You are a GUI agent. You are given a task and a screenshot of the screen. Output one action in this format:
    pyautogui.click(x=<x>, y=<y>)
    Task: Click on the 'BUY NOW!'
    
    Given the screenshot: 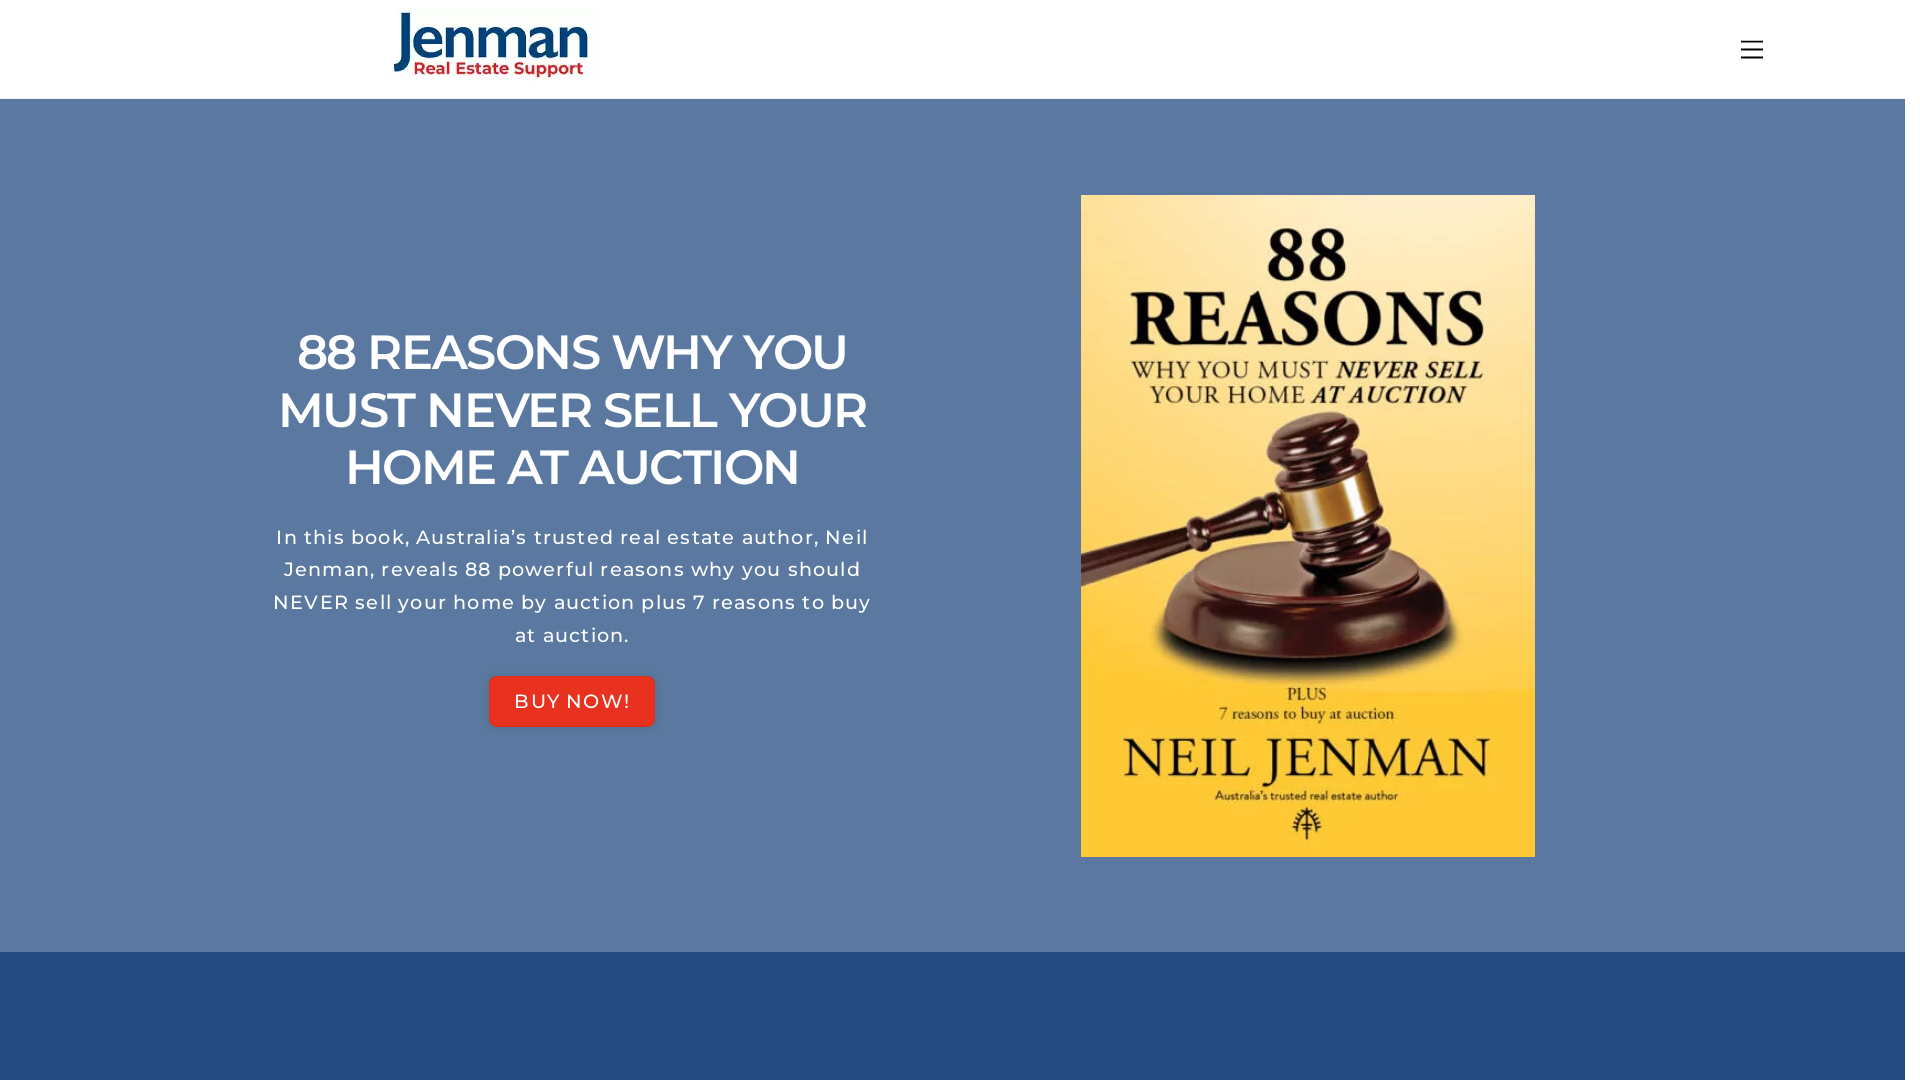 What is the action you would take?
    pyautogui.click(x=570, y=700)
    